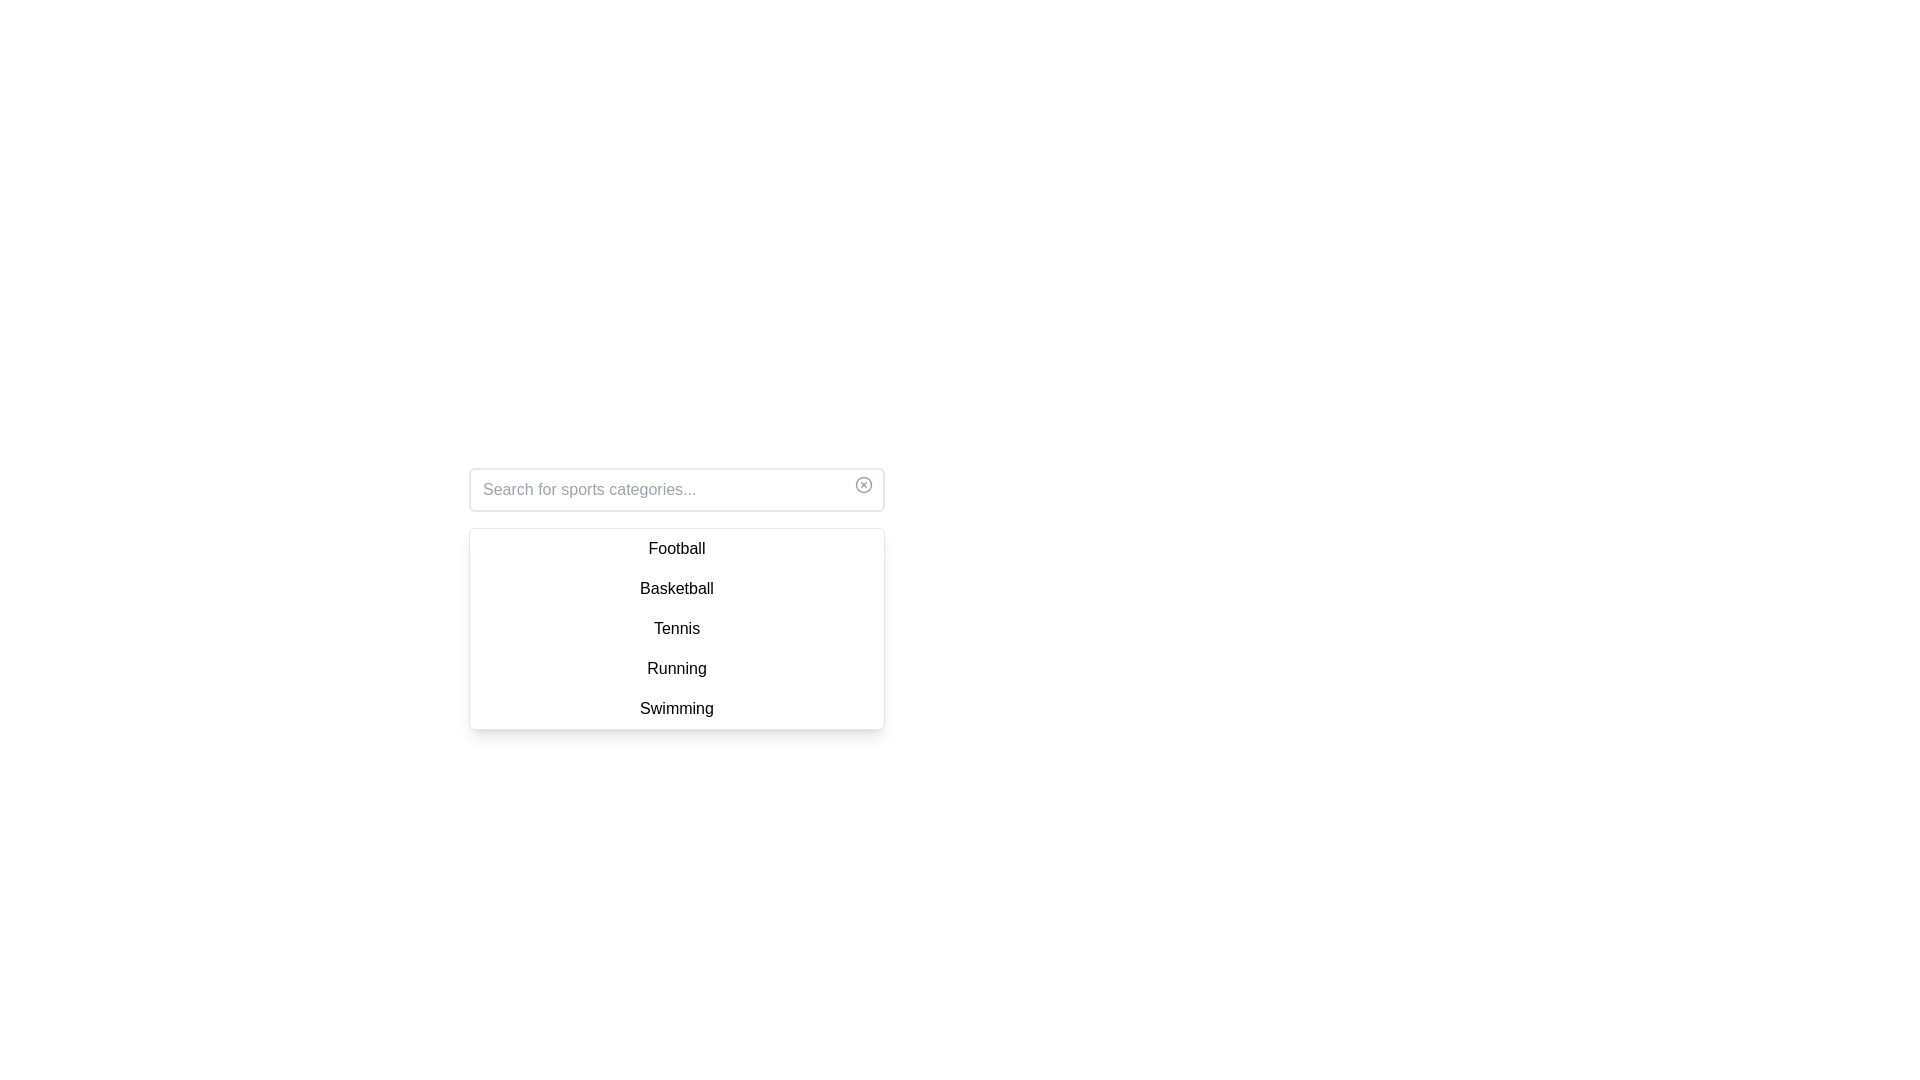 The image size is (1920, 1080). I want to click on the 'Football' button, which is the first item in the dropdown list below the 'Search for sports categories...' input bar, so click(676, 548).